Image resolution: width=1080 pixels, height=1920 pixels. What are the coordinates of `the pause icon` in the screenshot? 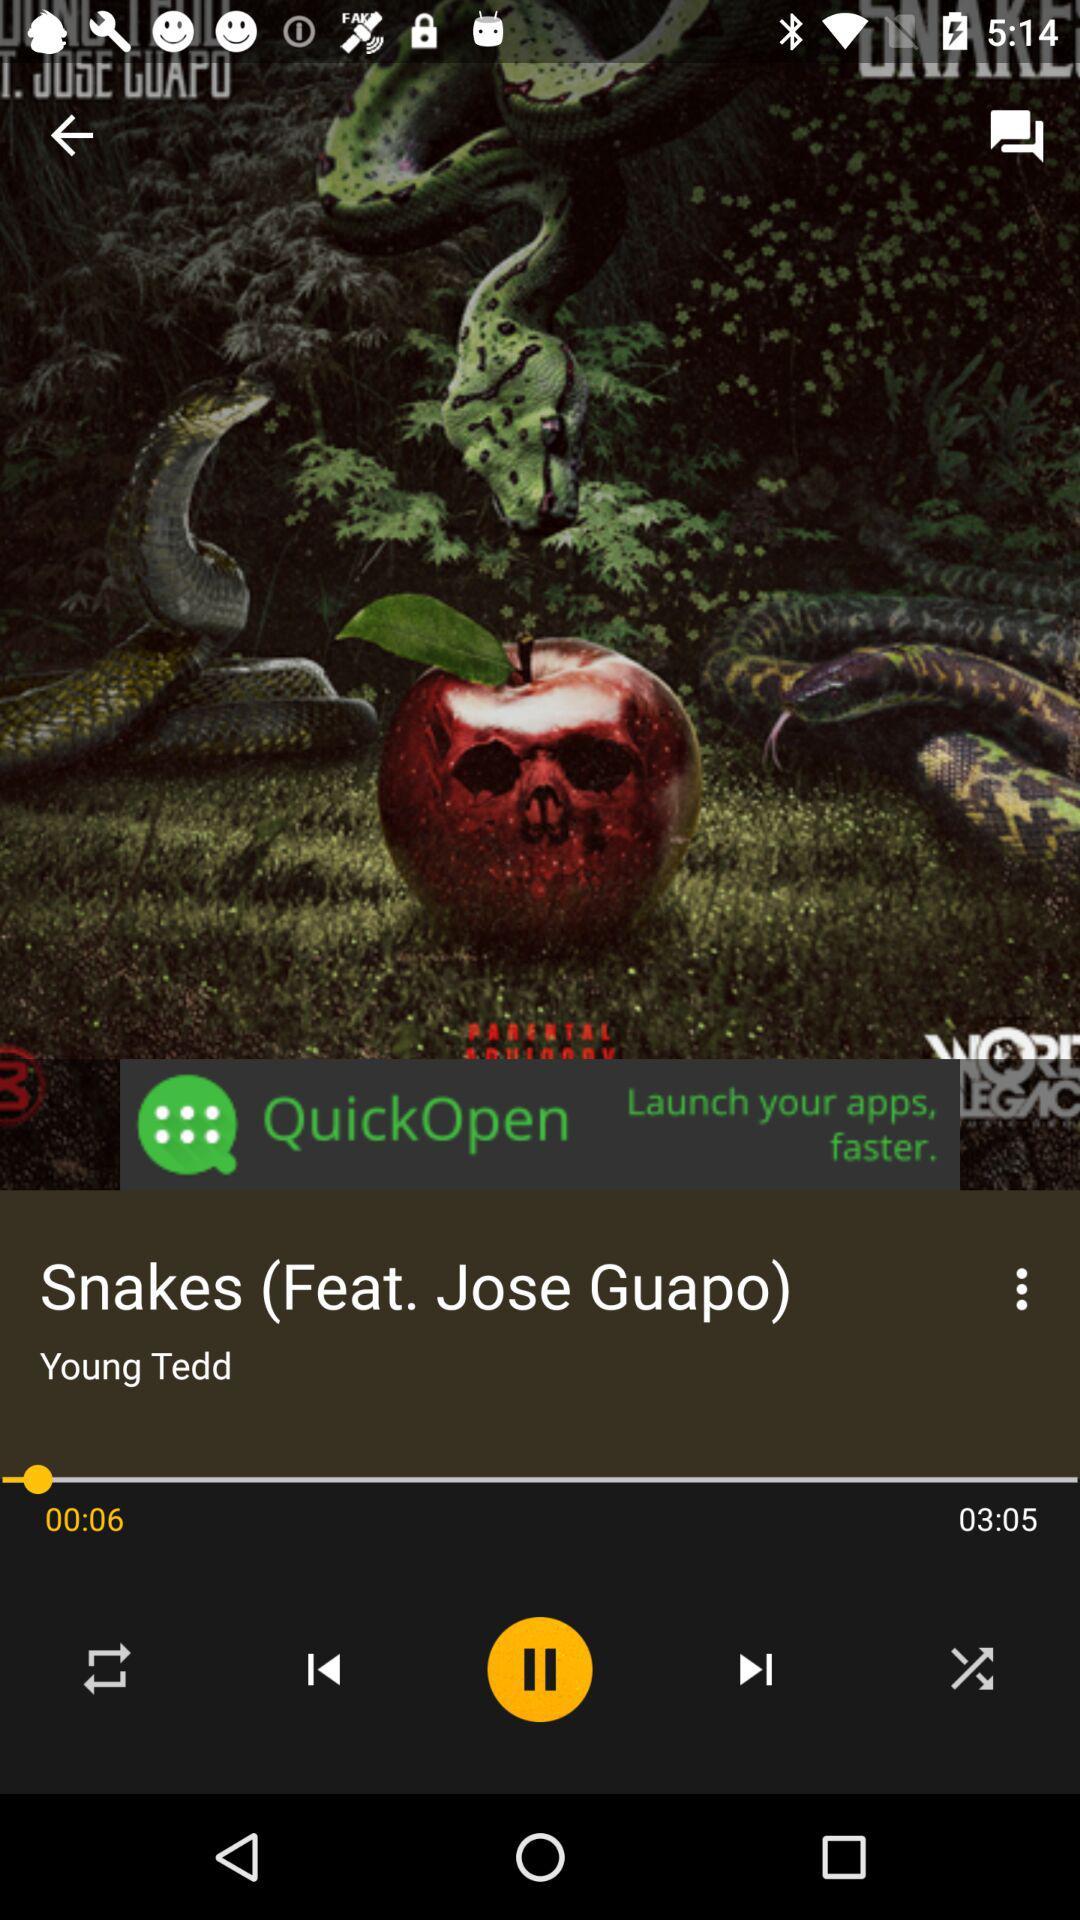 It's located at (540, 1669).